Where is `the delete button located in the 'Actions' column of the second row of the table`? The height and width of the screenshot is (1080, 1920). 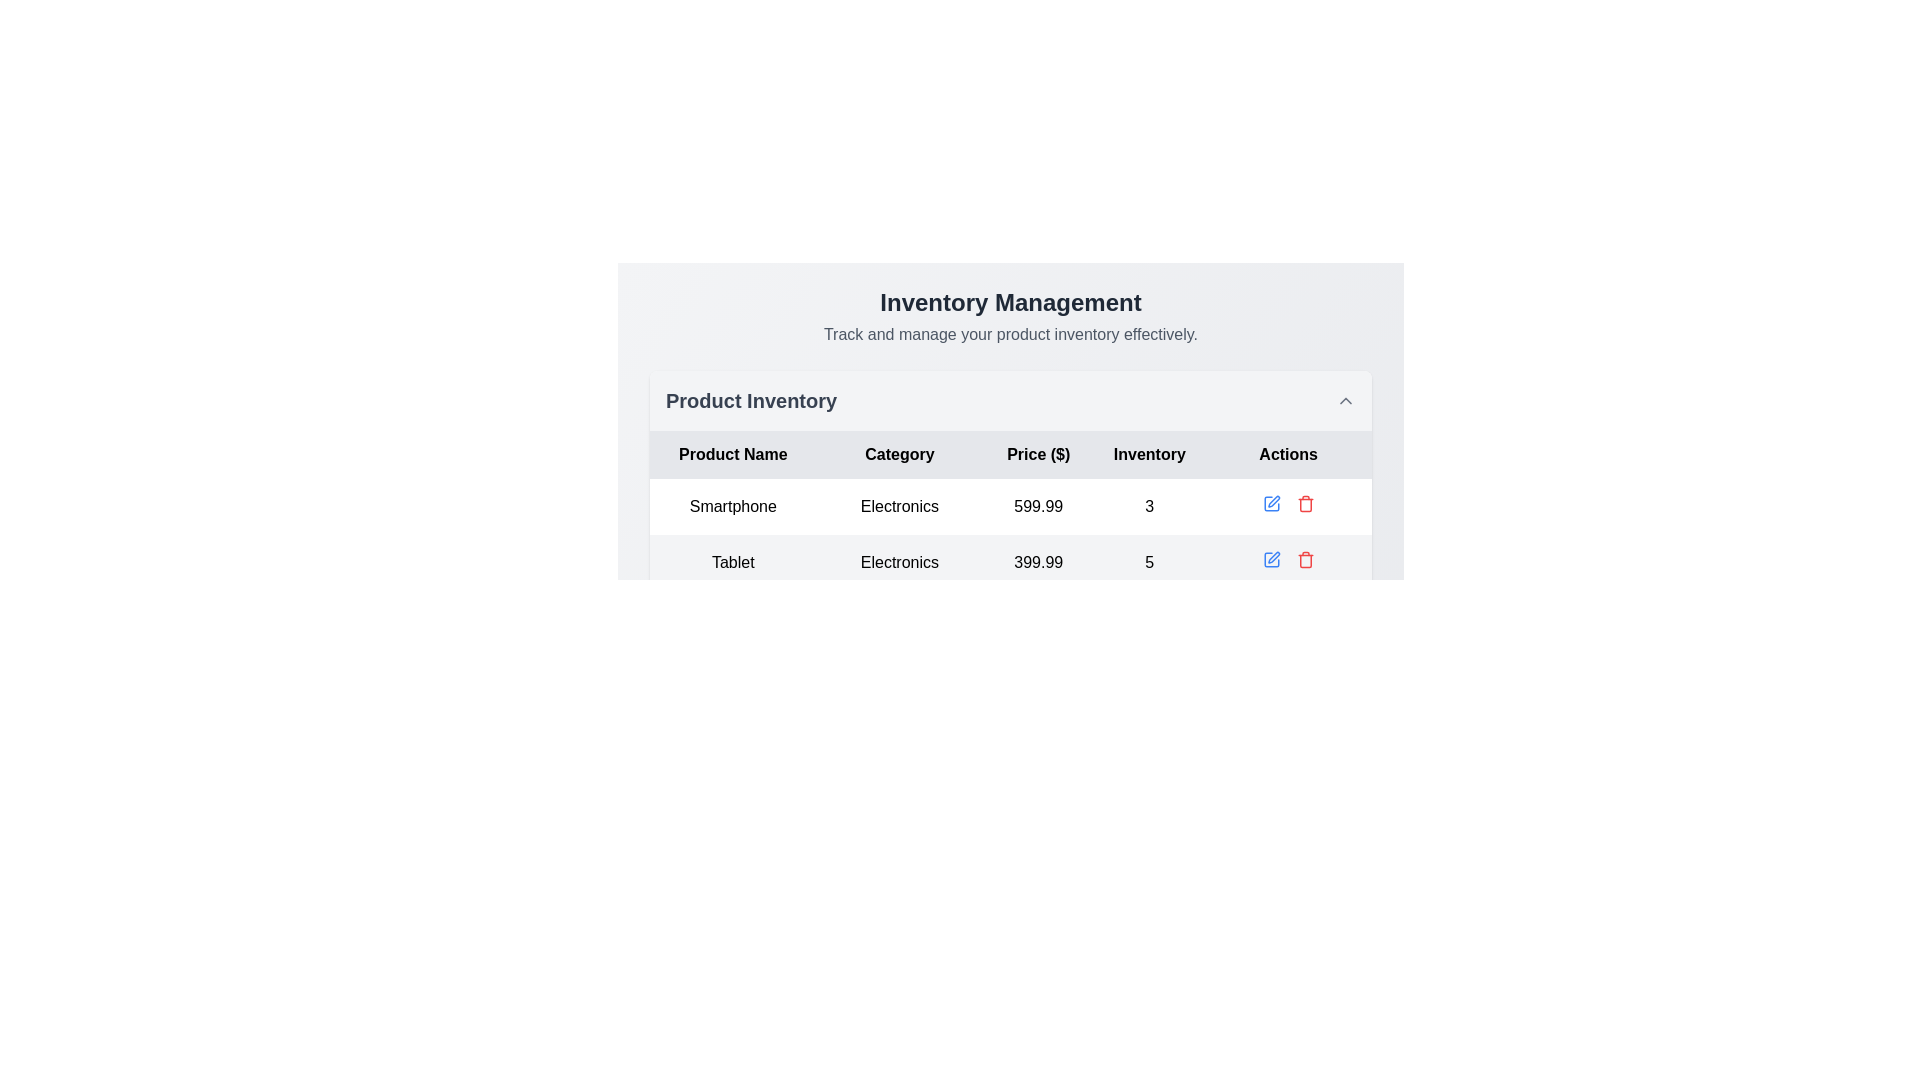 the delete button located in the 'Actions' column of the second row of the table is located at coordinates (1305, 503).